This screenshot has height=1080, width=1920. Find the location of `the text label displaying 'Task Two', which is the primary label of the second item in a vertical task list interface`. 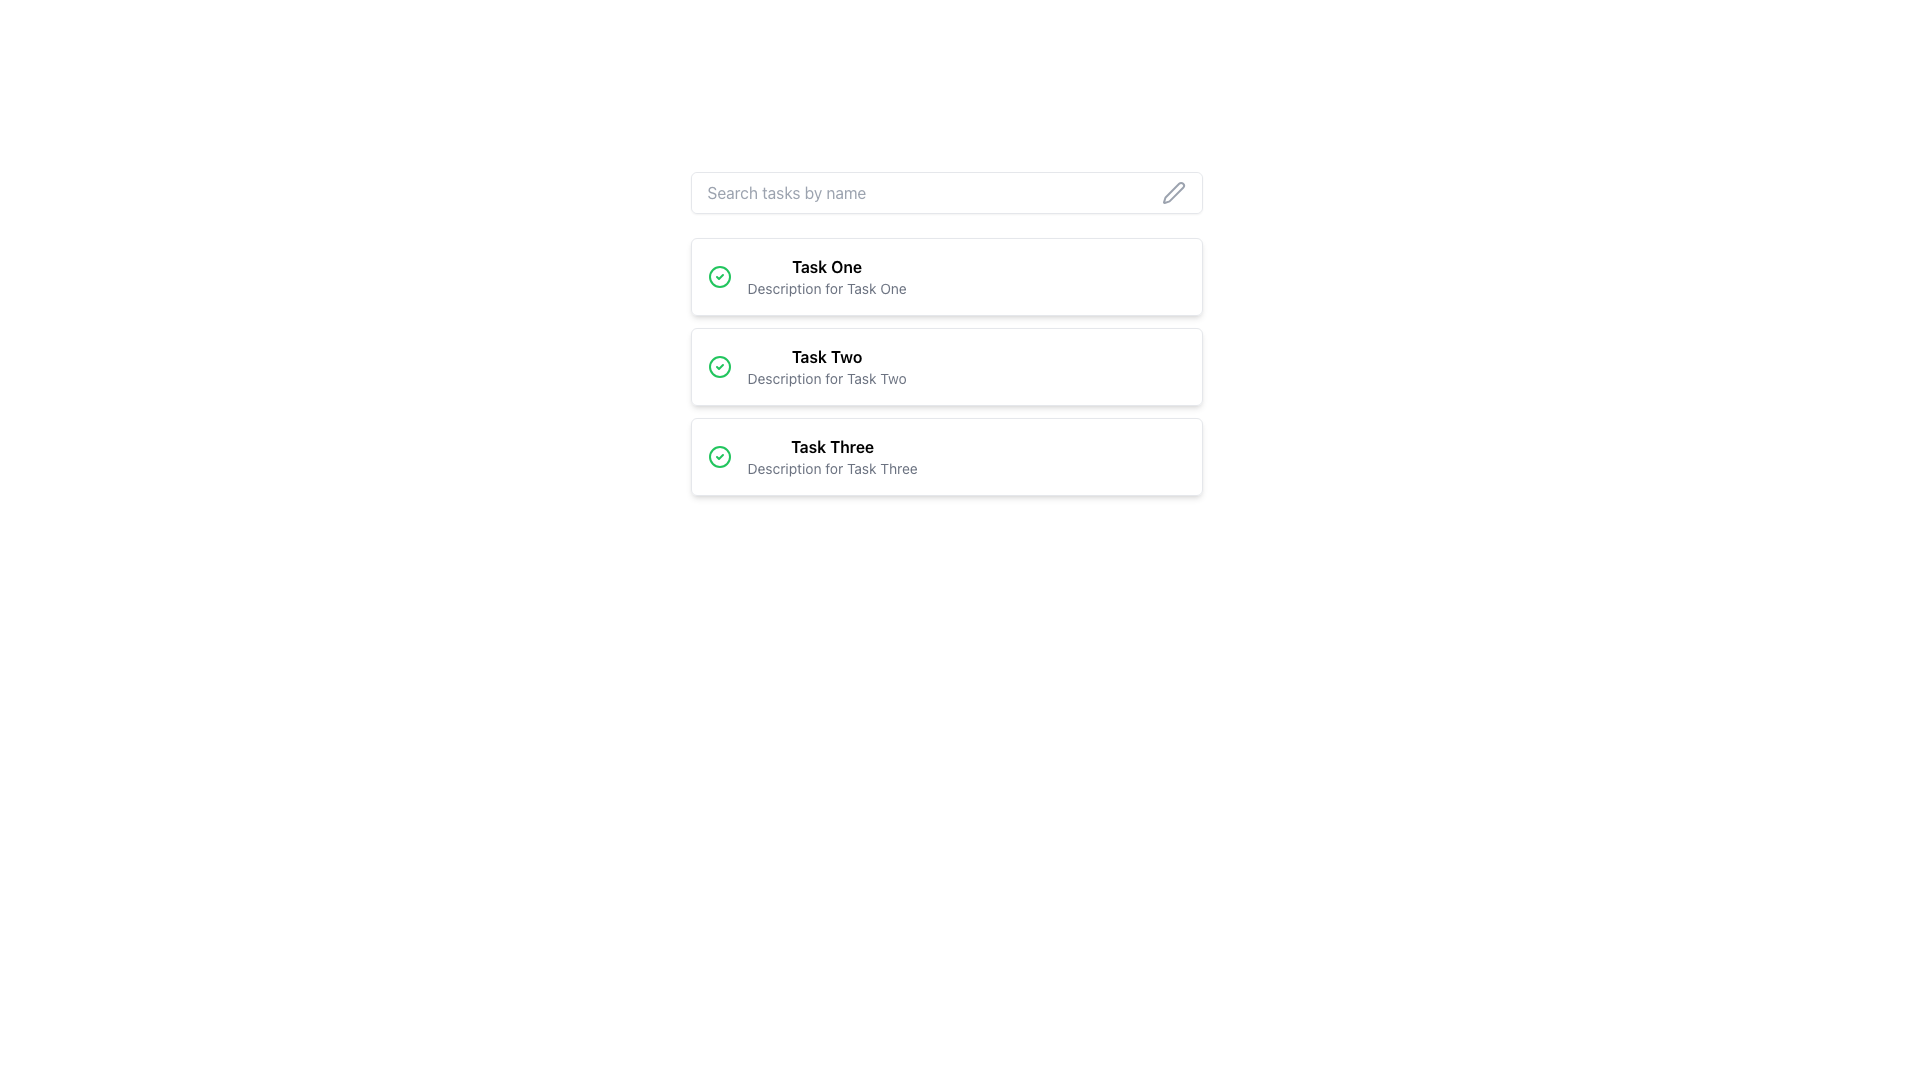

the text label displaying 'Task Two', which is the primary label of the second item in a vertical task list interface is located at coordinates (827, 356).